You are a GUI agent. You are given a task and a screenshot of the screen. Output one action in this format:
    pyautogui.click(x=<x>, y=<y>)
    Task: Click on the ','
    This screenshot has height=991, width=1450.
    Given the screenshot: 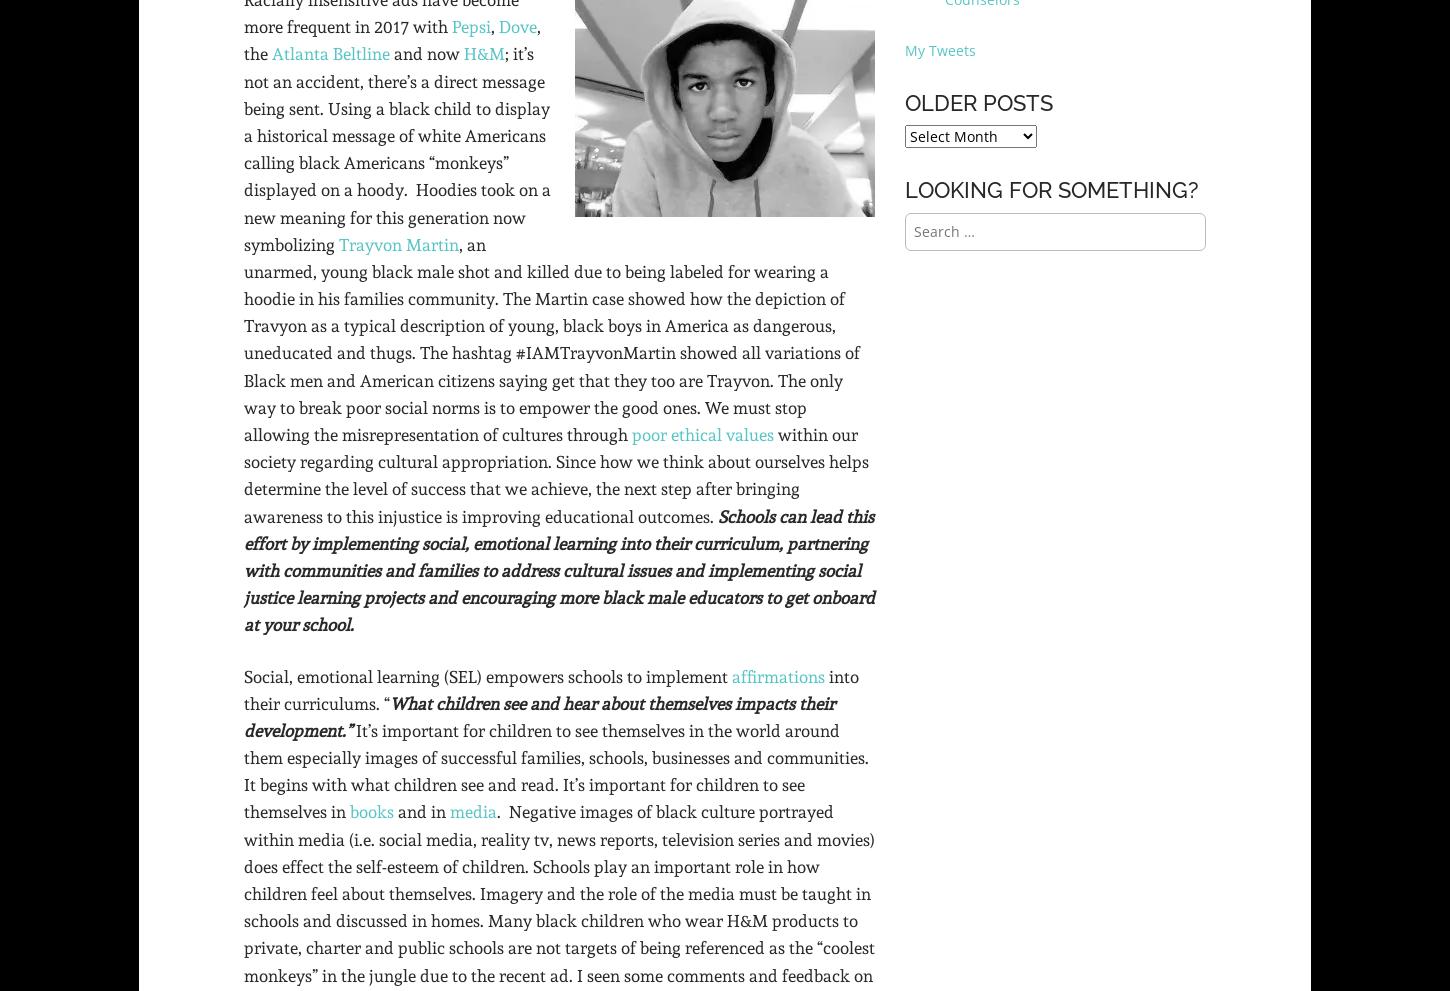 What is the action you would take?
    pyautogui.click(x=495, y=25)
    